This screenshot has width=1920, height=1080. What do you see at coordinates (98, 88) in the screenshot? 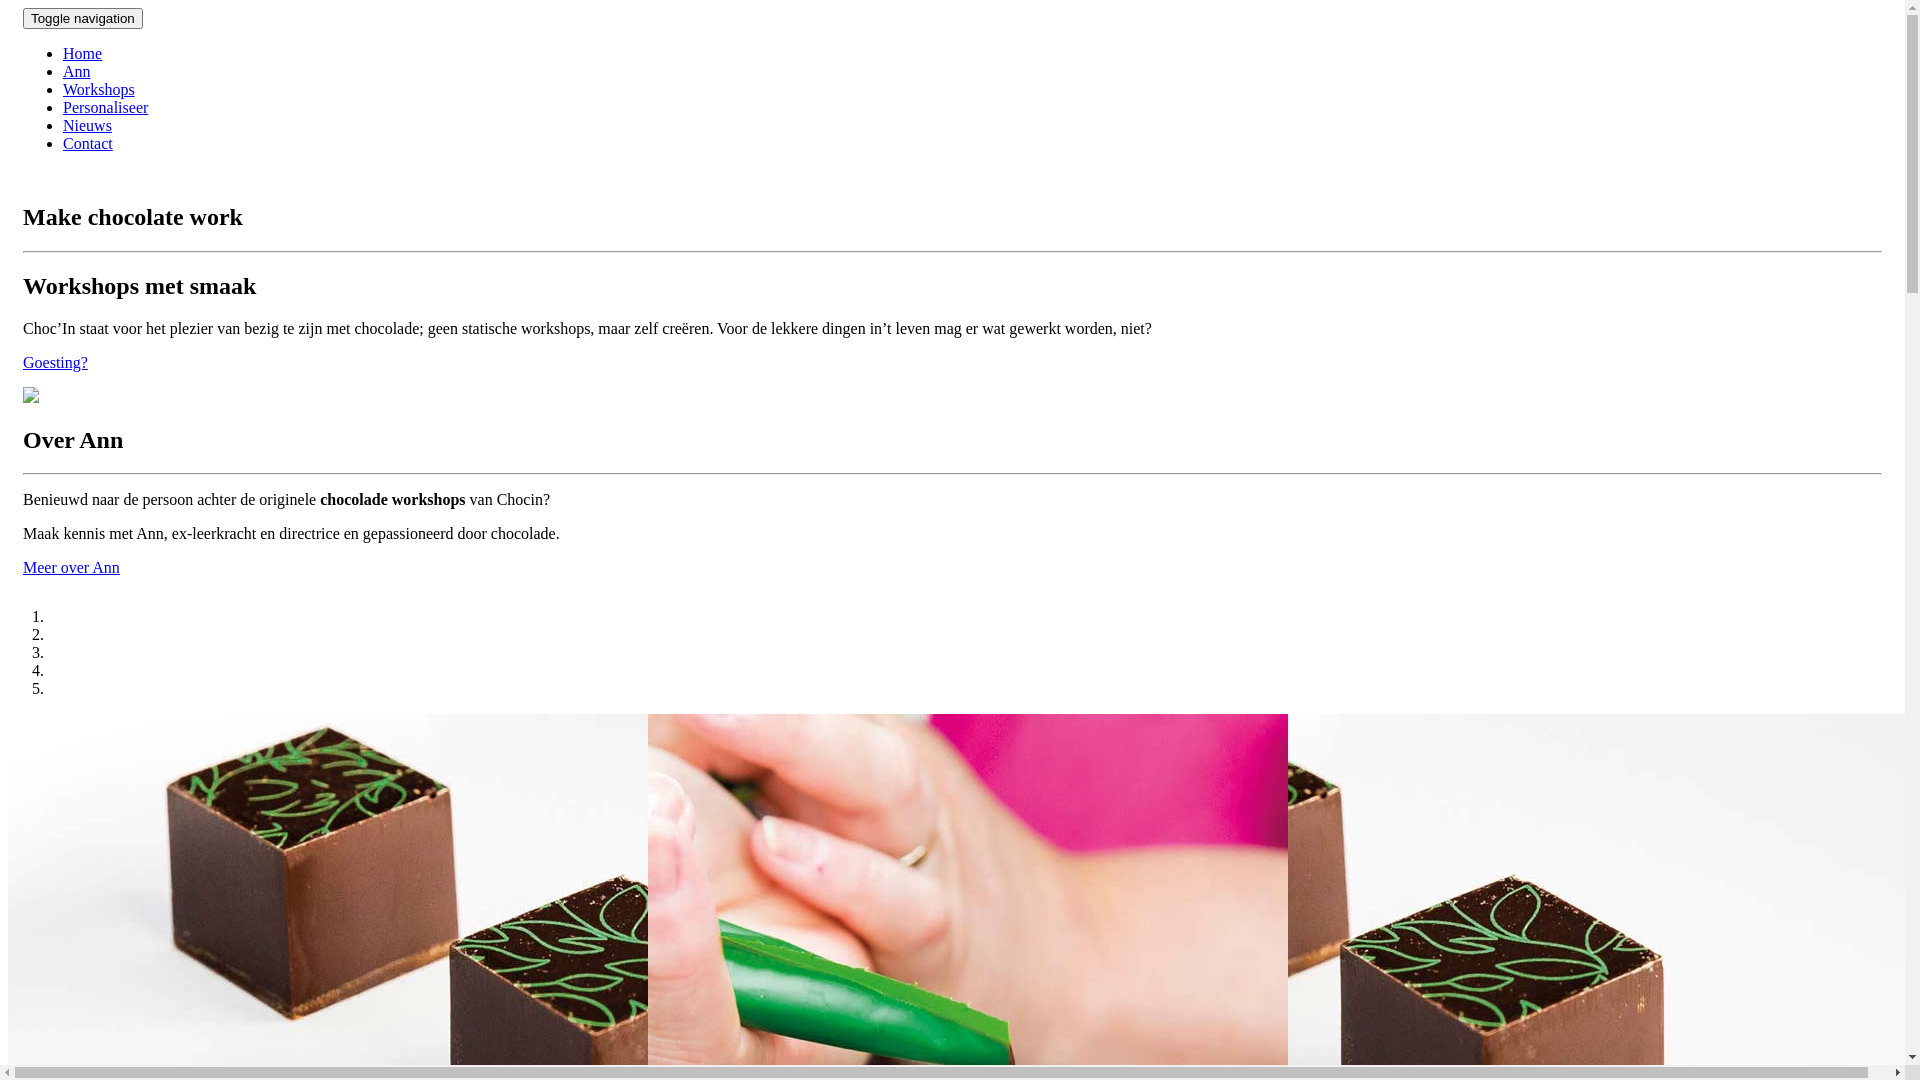
I see `'Workshops'` at bounding box center [98, 88].